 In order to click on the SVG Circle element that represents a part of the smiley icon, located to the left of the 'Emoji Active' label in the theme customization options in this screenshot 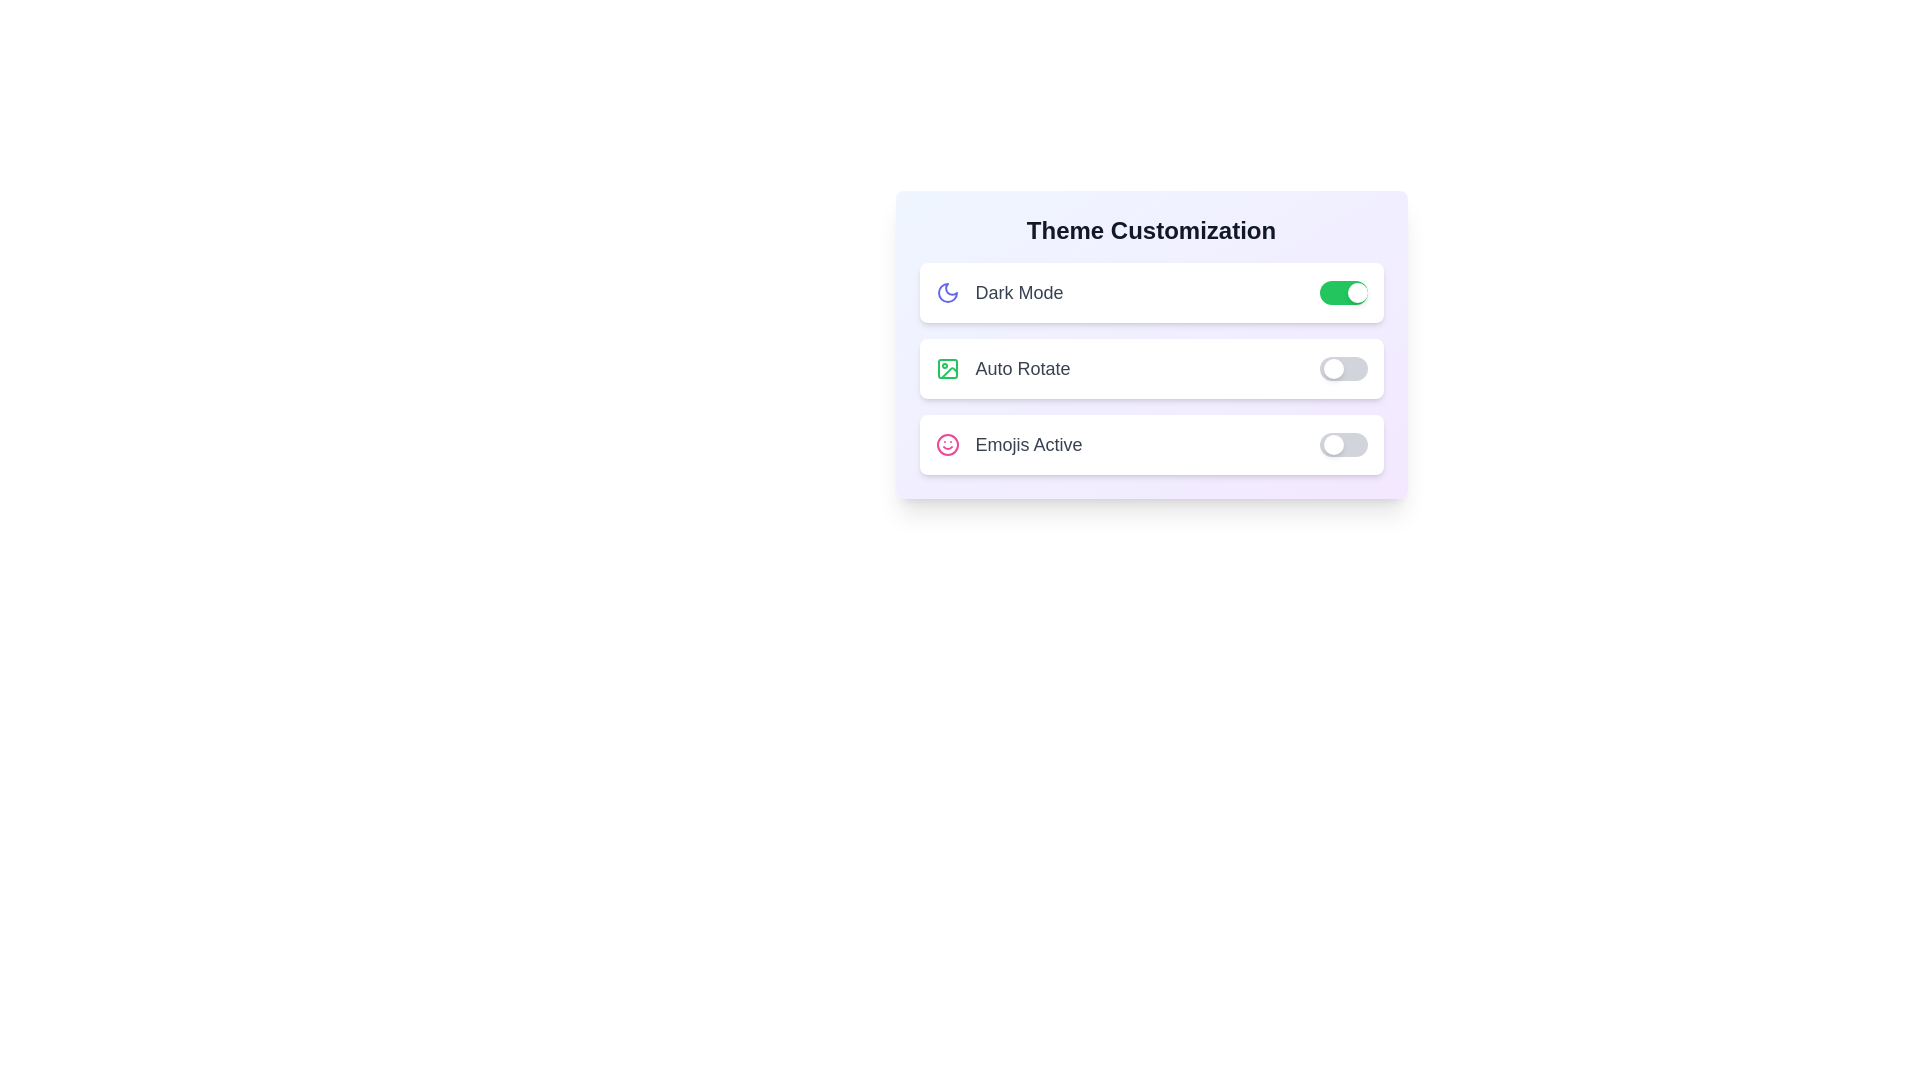, I will do `click(946, 443)`.